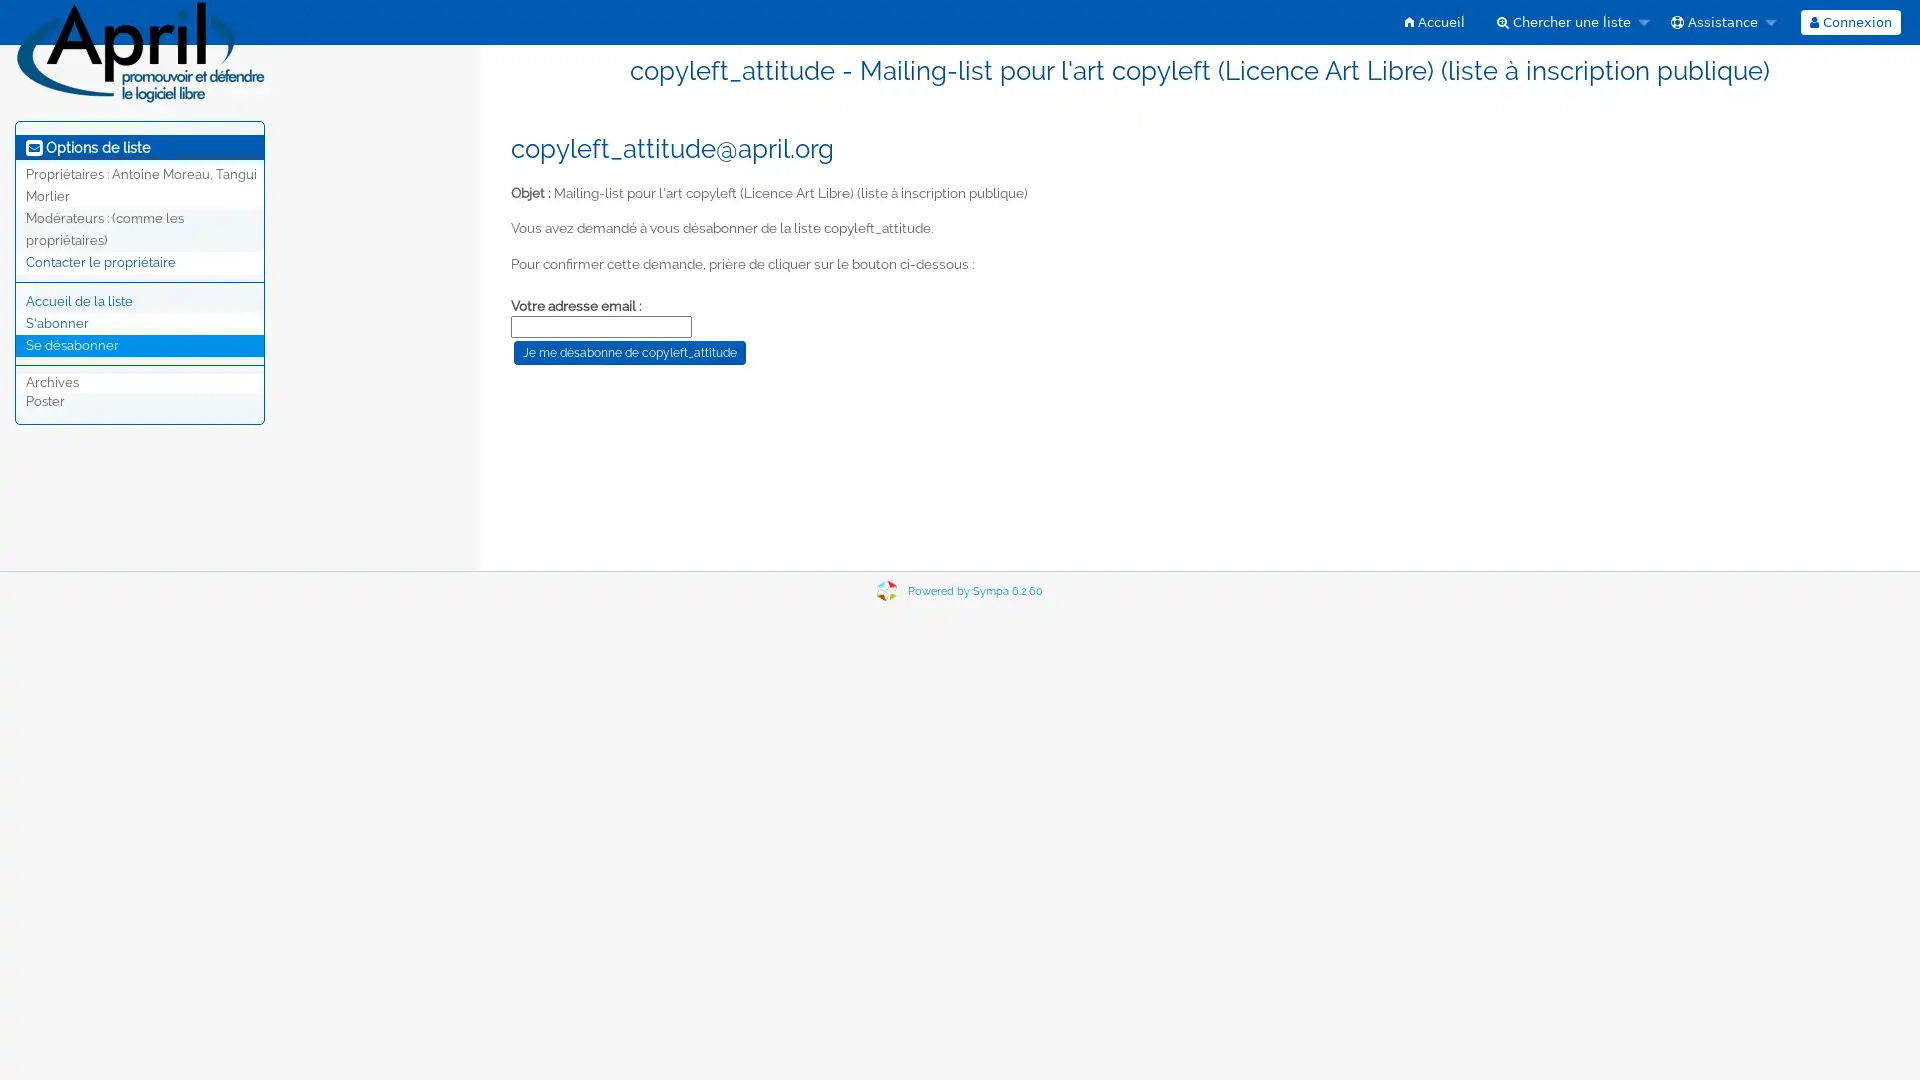 The image size is (1920, 1080). Describe the element at coordinates (1848, 22) in the screenshot. I see `Connexion` at that location.